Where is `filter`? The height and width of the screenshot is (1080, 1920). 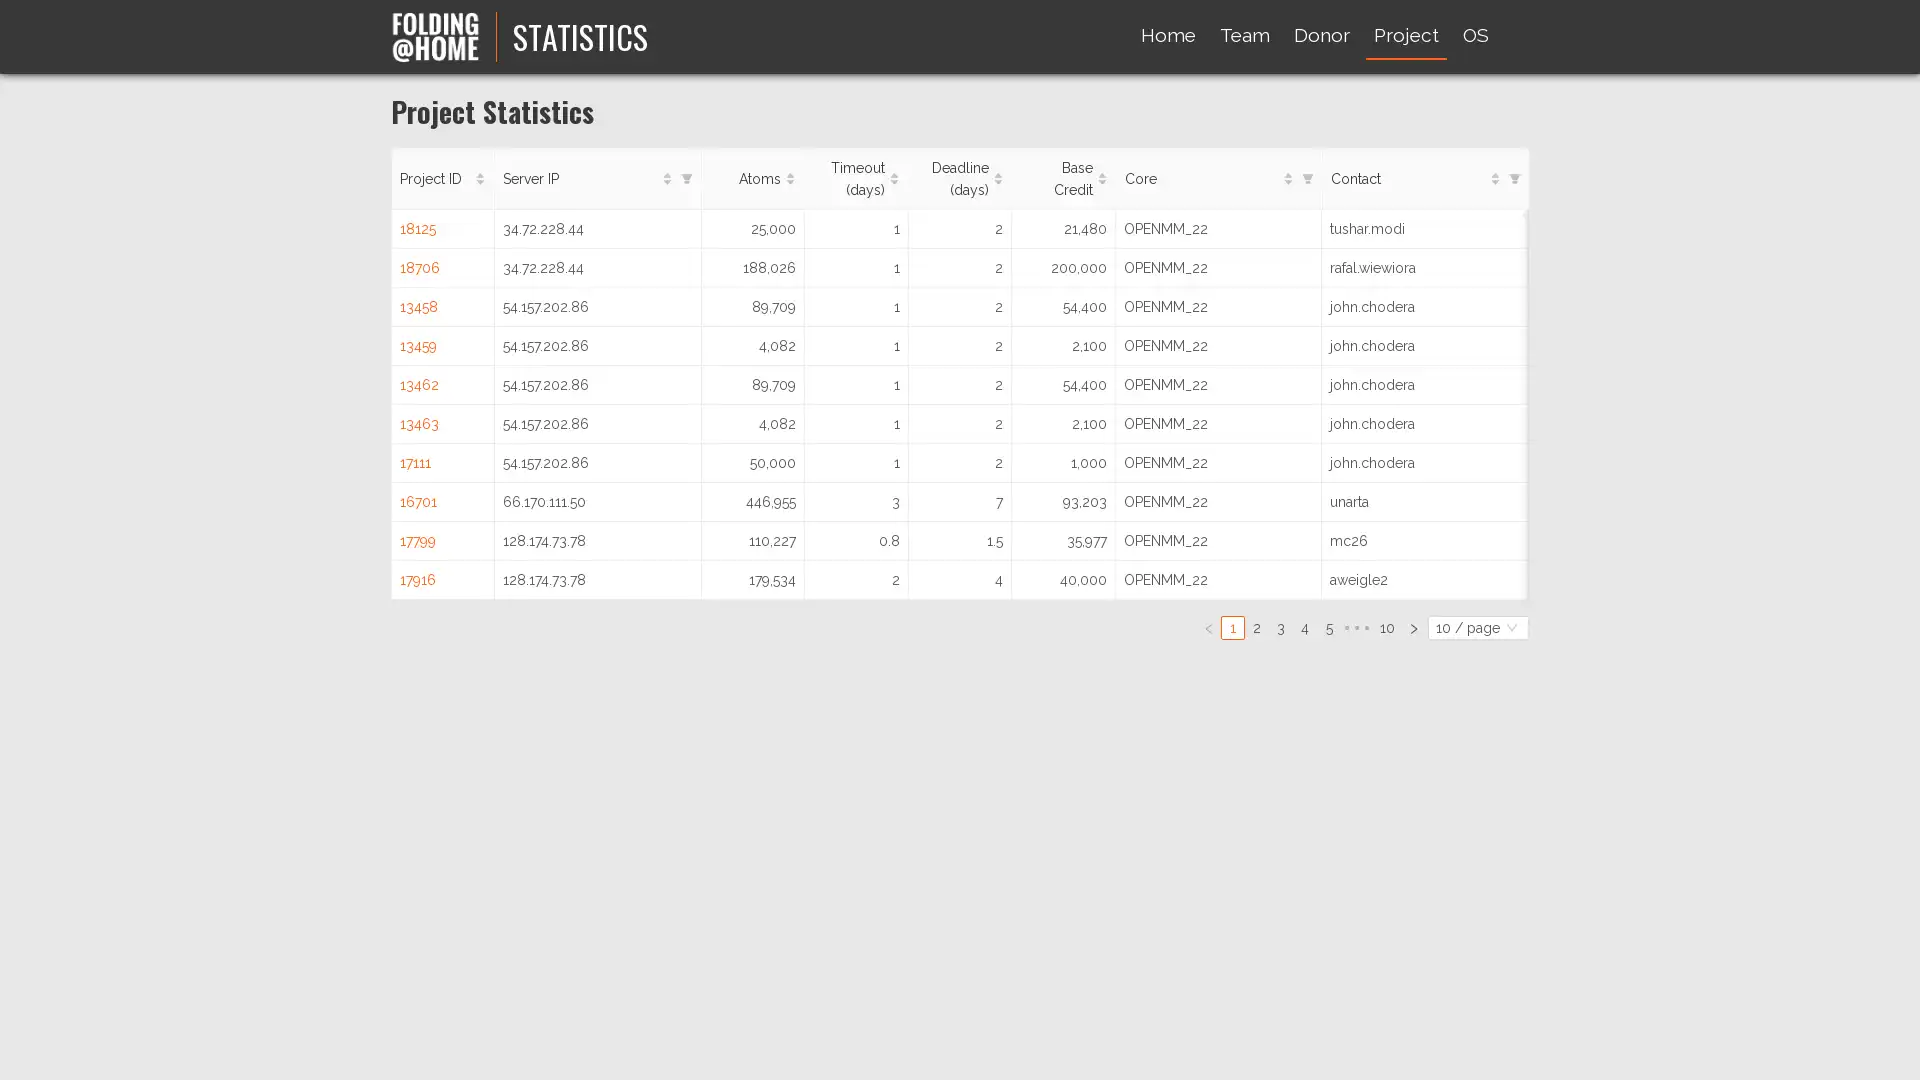 filter is located at coordinates (1306, 177).